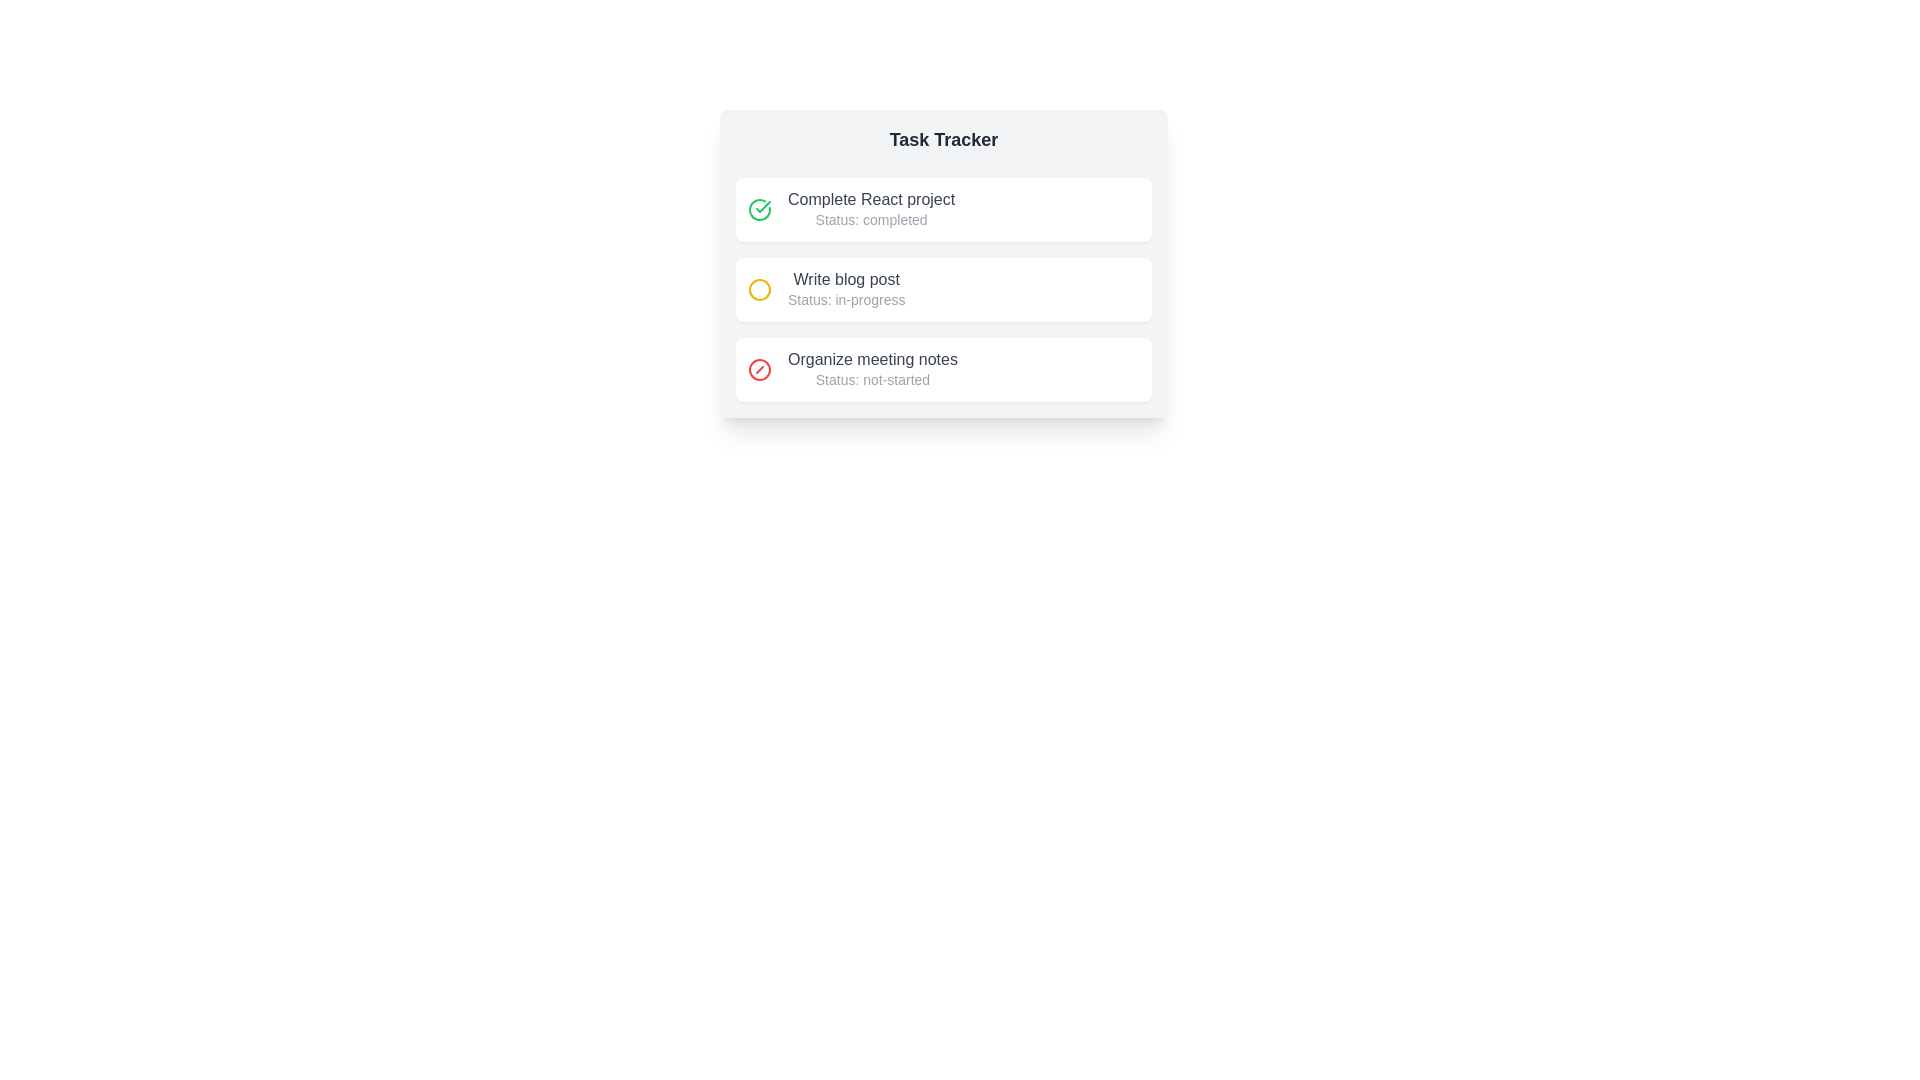 This screenshot has height=1080, width=1920. What do you see at coordinates (758, 370) in the screenshot?
I see `the circular icon with a red border and diagonal slash, which indicates a 'not-started' status, located in the bottom card of the task list next to 'Organize meeting notes' and 'Status: not-started'` at bounding box center [758, 370].